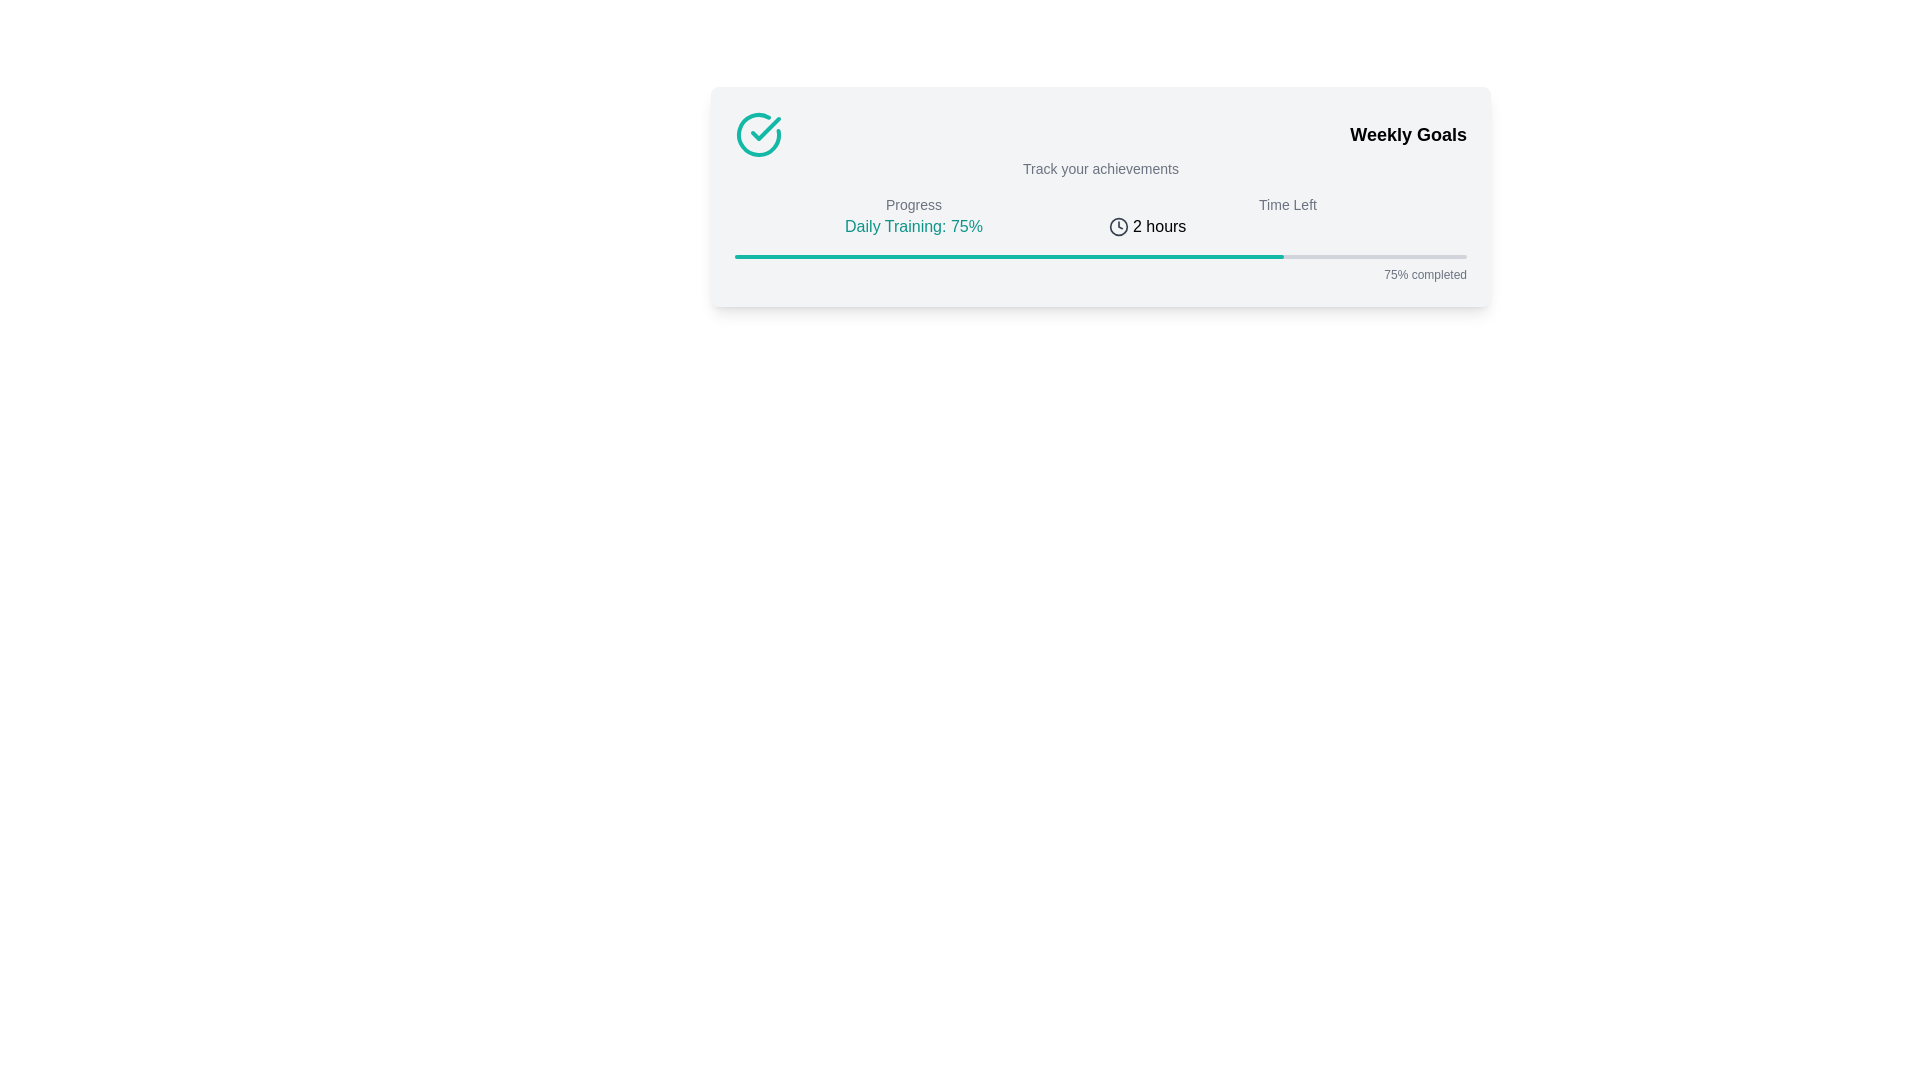  I want to click on the status indicator text that shows the percentage of daily training completed, located directly underneath the 'Progress' label, so click(912, 226).